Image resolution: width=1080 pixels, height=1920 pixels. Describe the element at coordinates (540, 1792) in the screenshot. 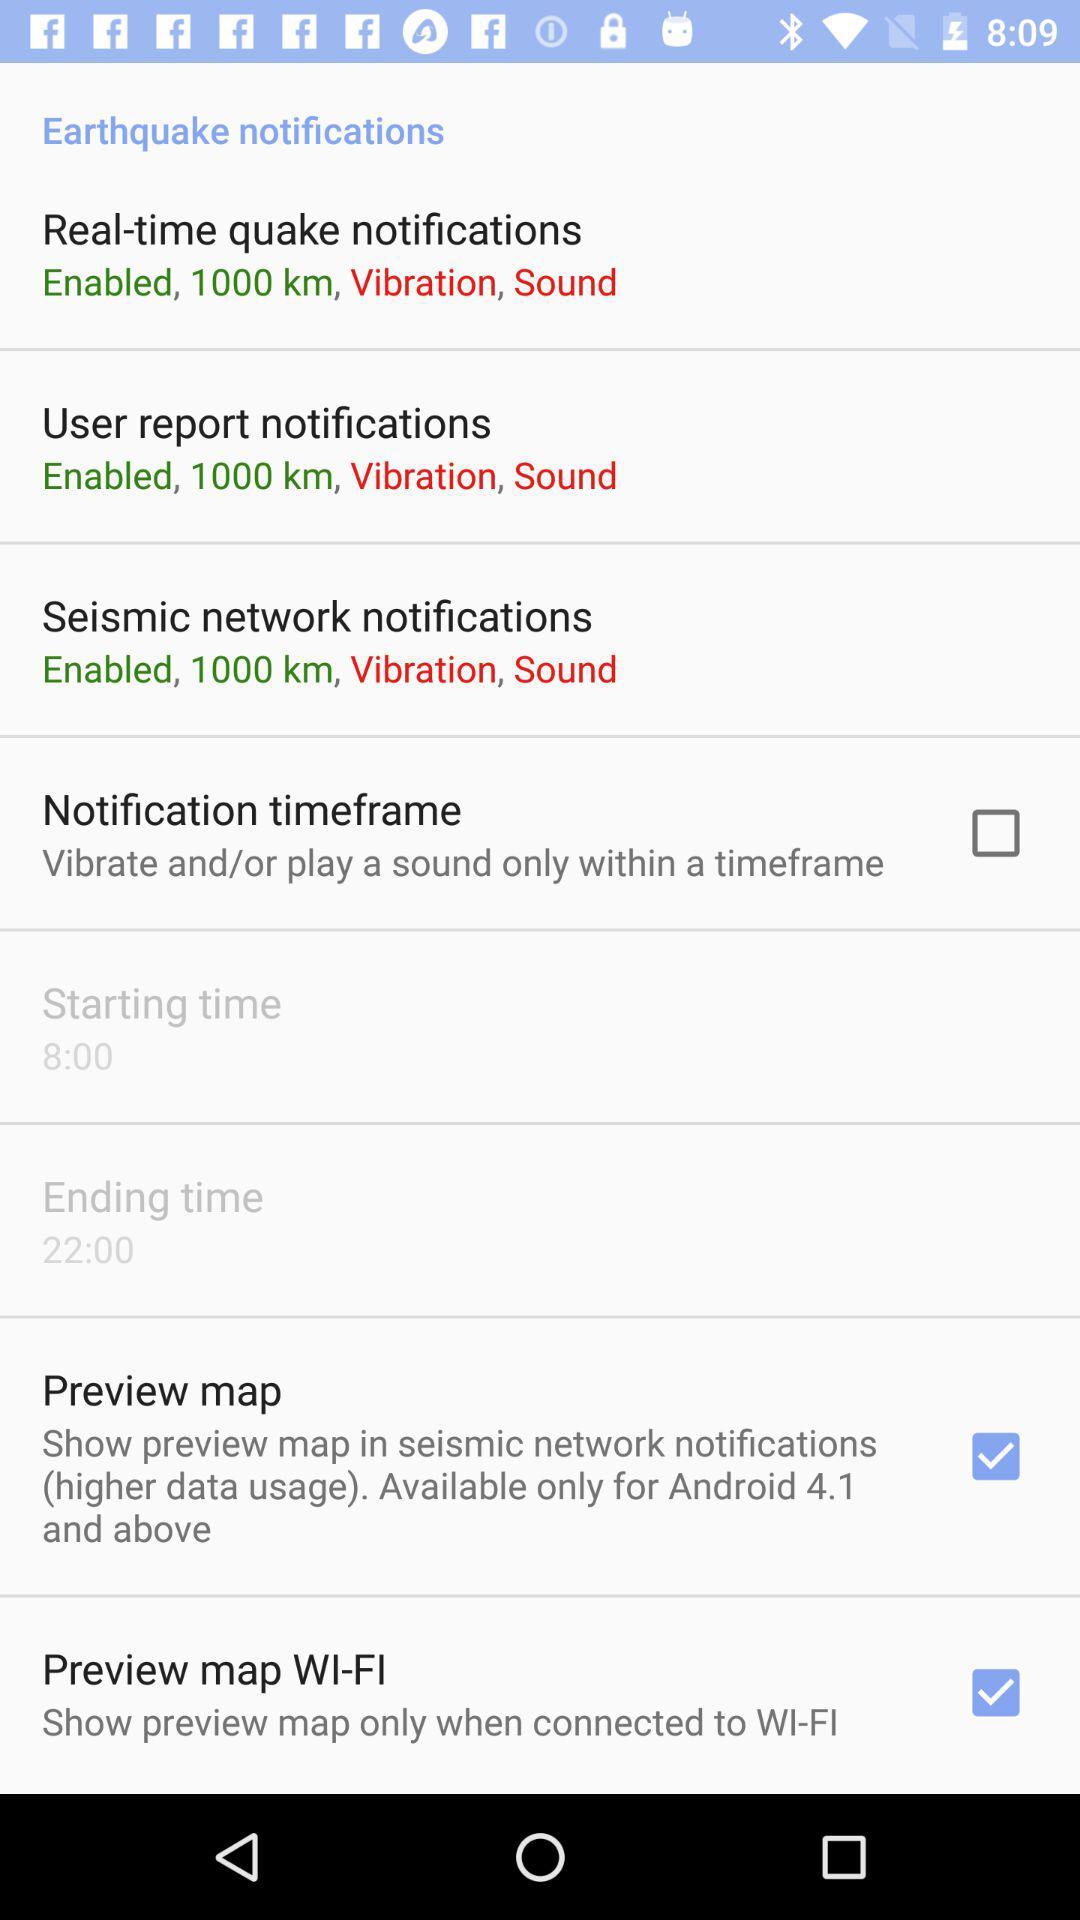

I see `the chat notifications item` at that location.